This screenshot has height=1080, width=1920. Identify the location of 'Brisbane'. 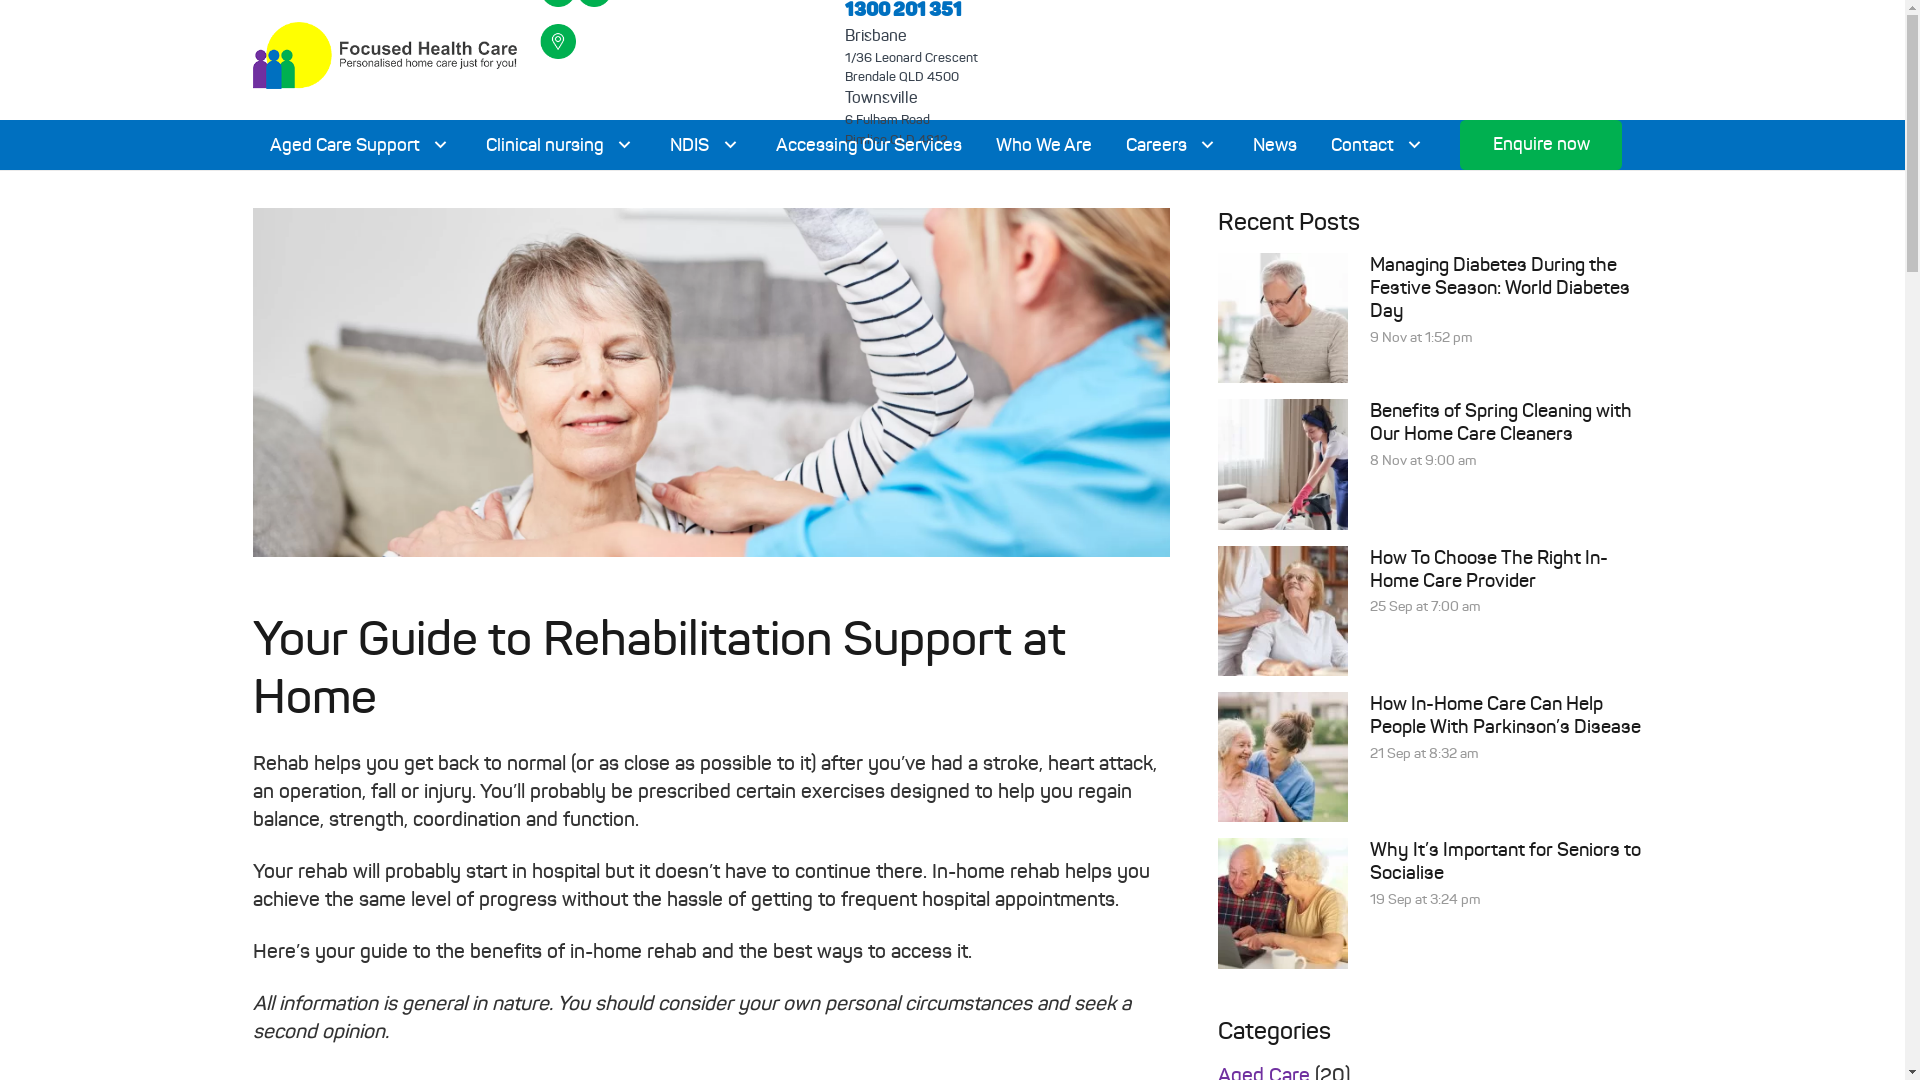
(876, 35).